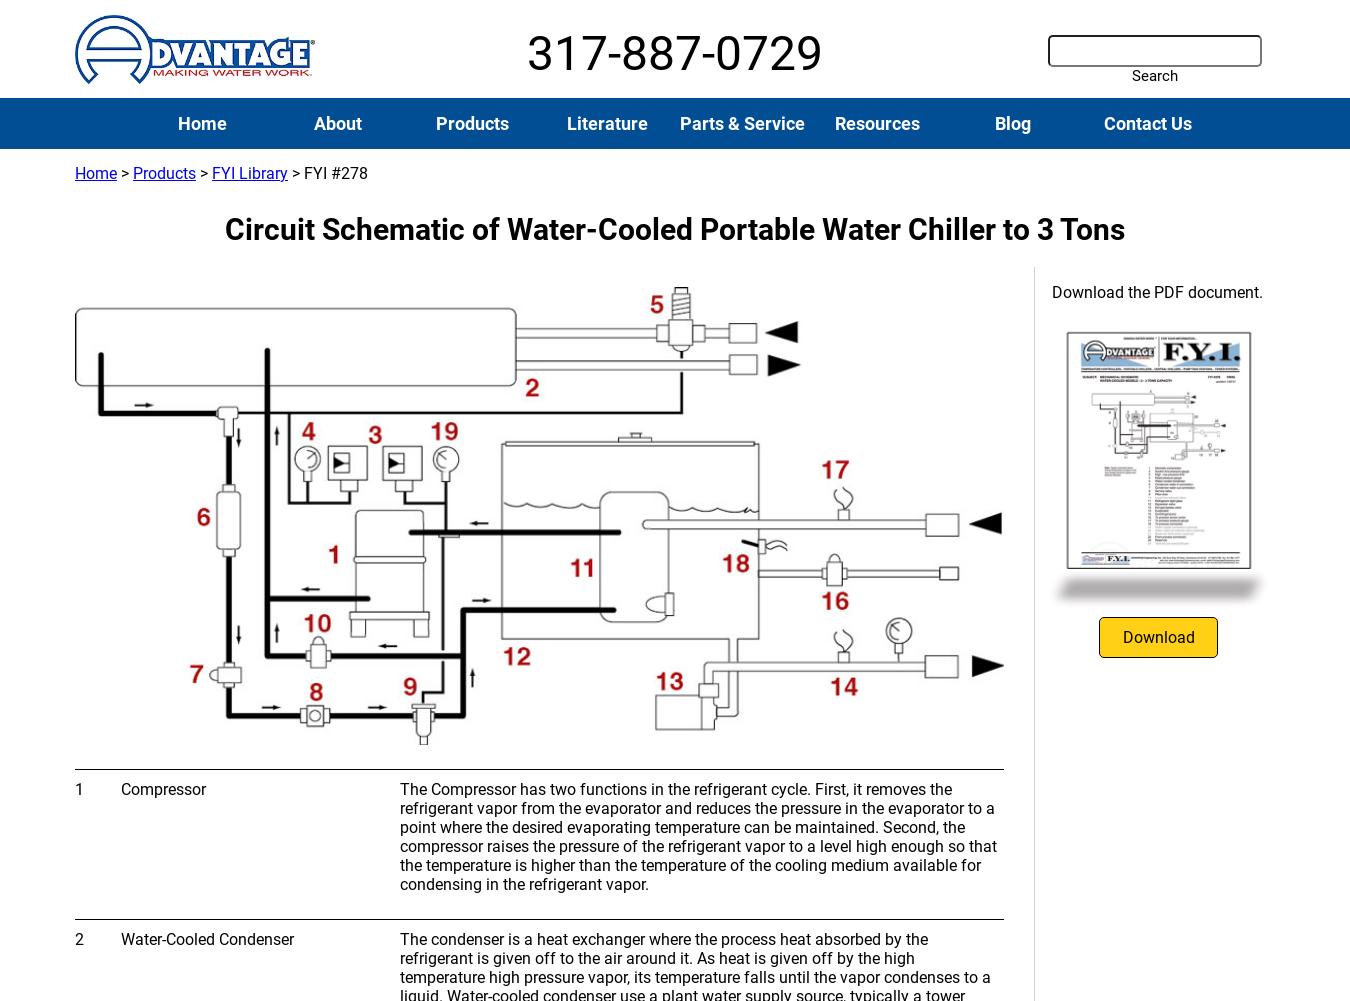  I want to click on 'About', so click(335, 122).